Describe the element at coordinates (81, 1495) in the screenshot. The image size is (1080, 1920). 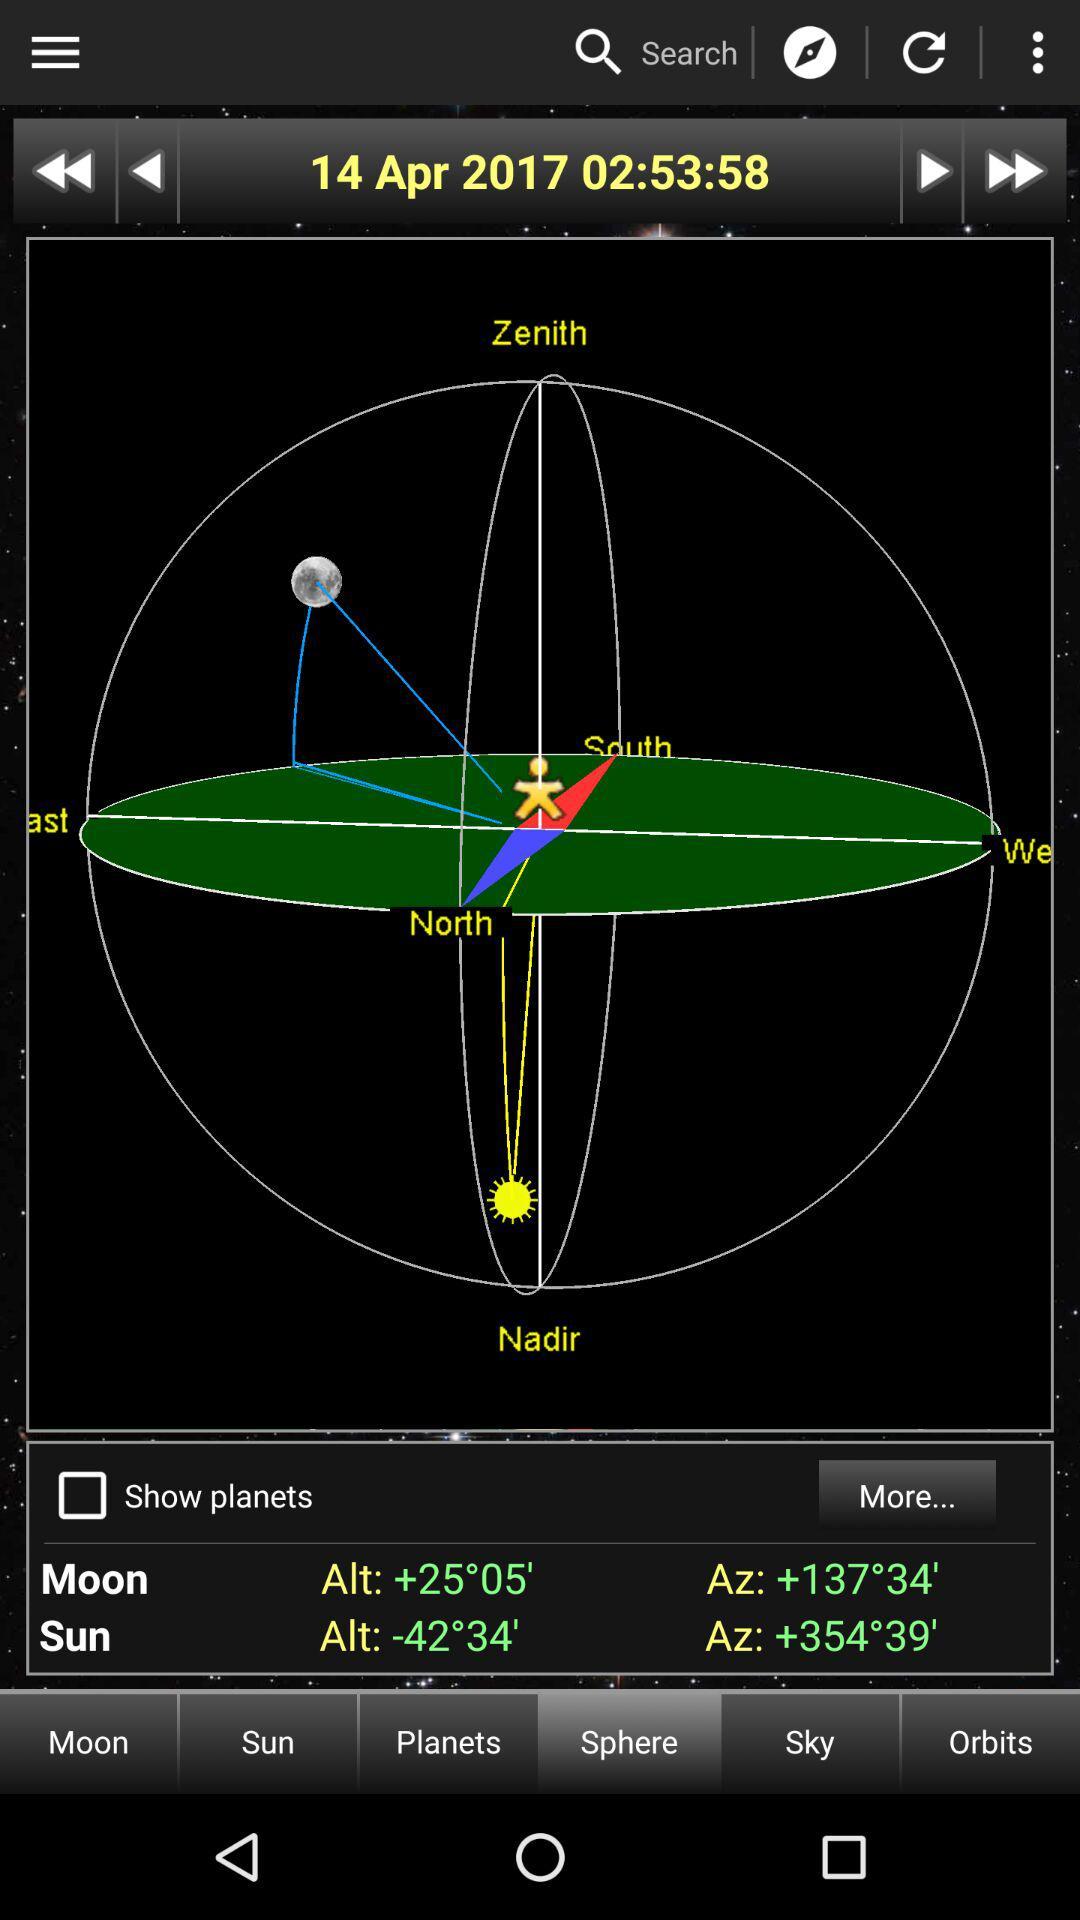
I see `show the planet` at that location.